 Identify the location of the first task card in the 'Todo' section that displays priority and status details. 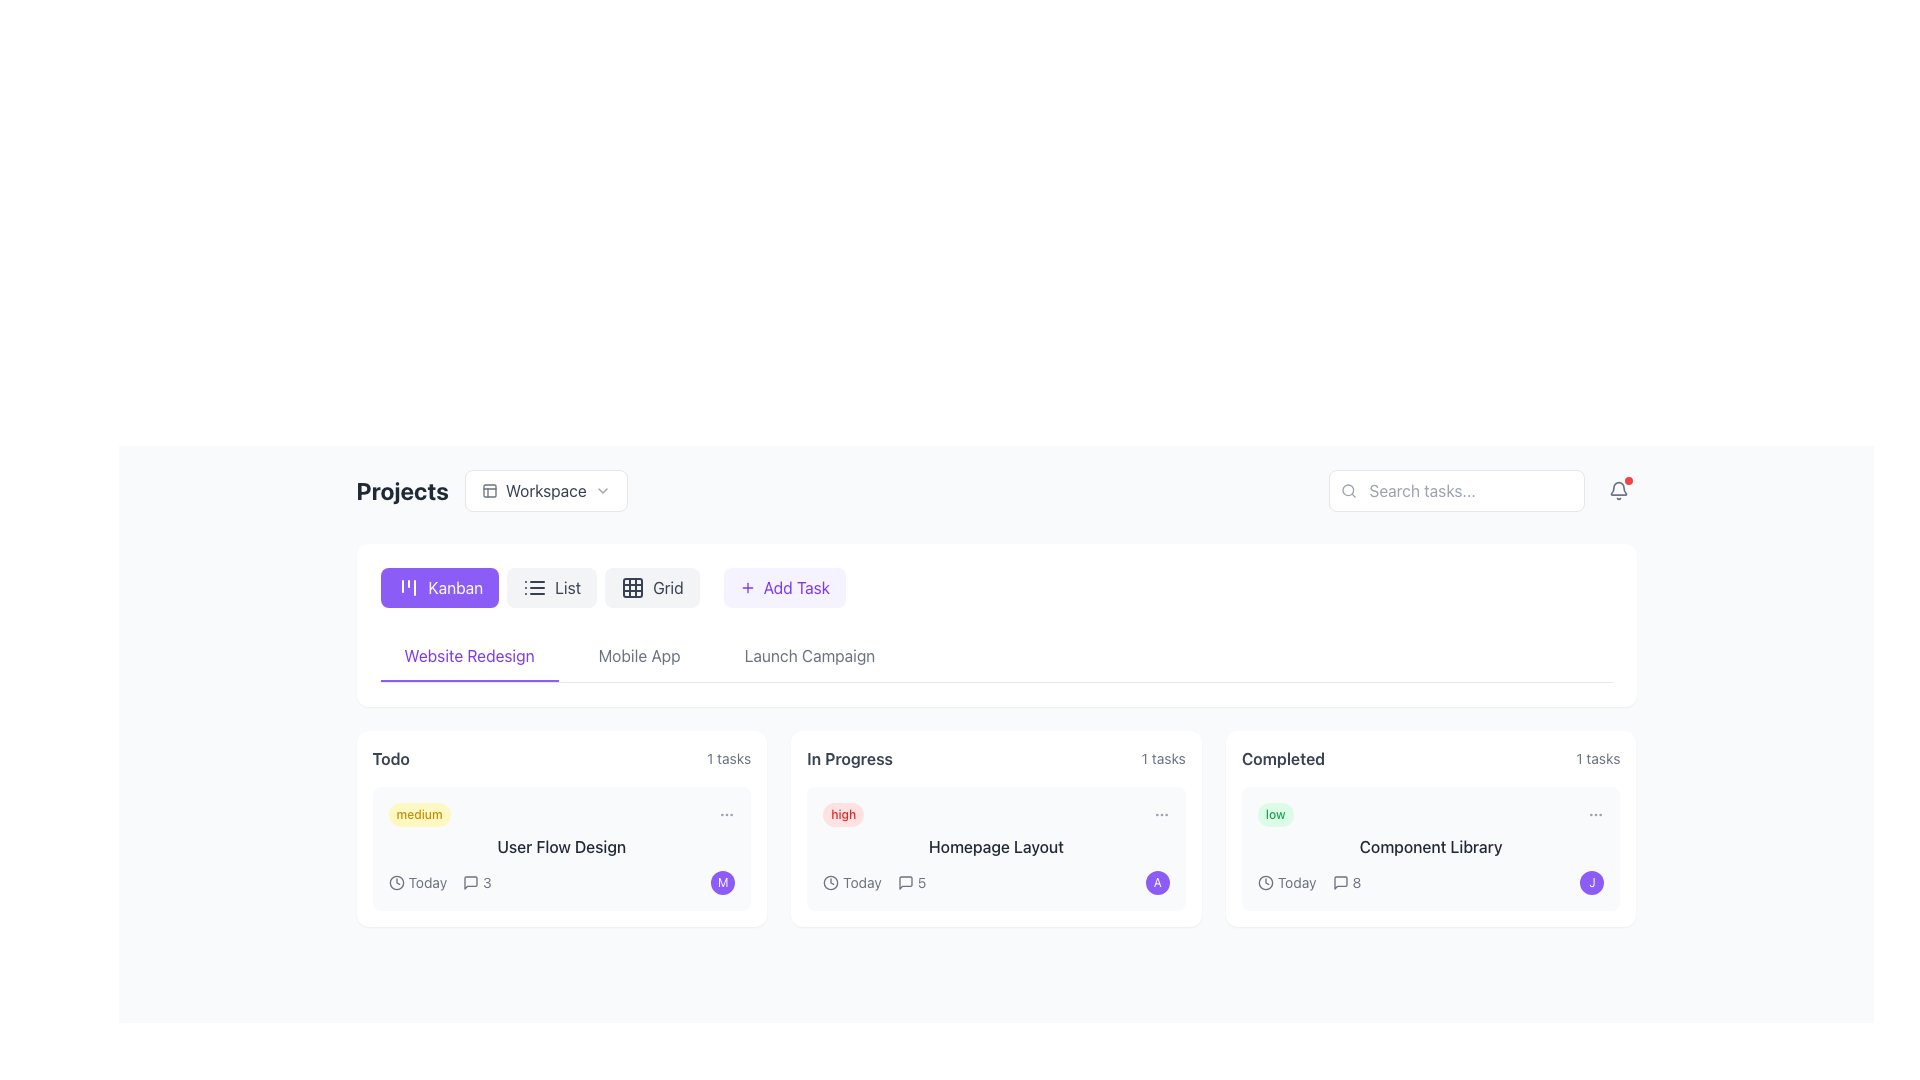
(560, 829).